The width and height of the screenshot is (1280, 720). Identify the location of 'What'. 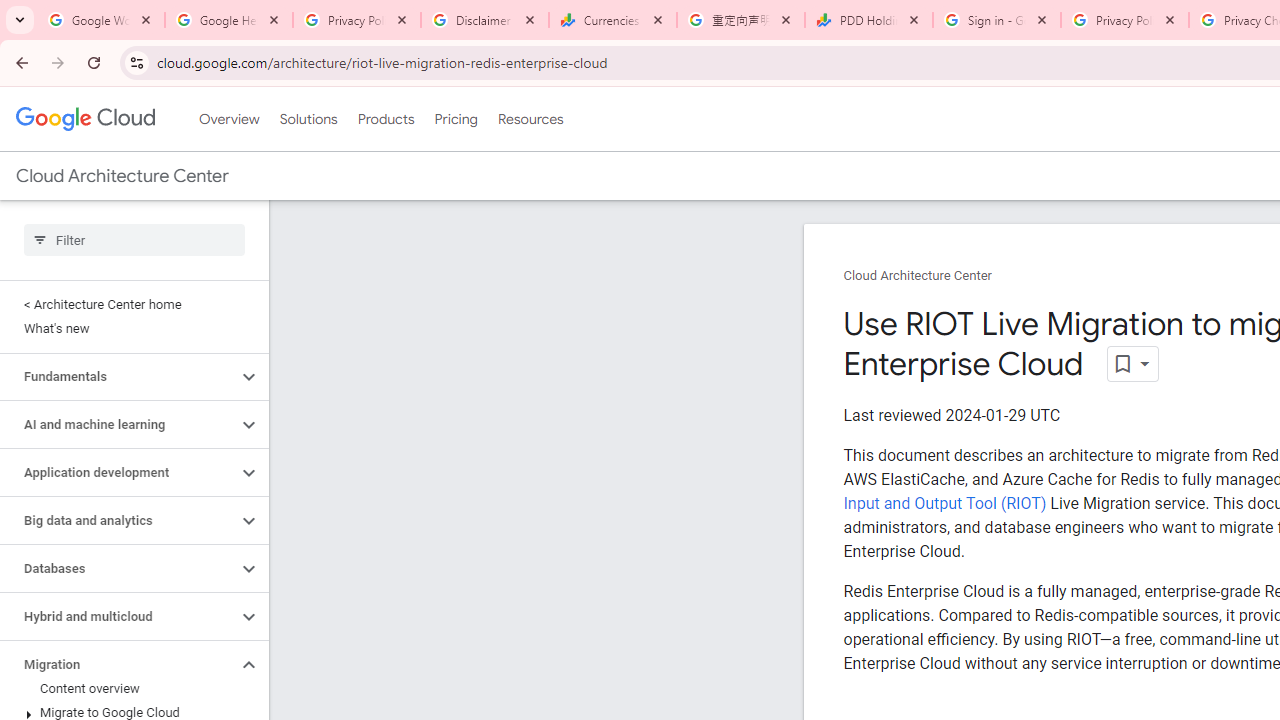
(129, 328).